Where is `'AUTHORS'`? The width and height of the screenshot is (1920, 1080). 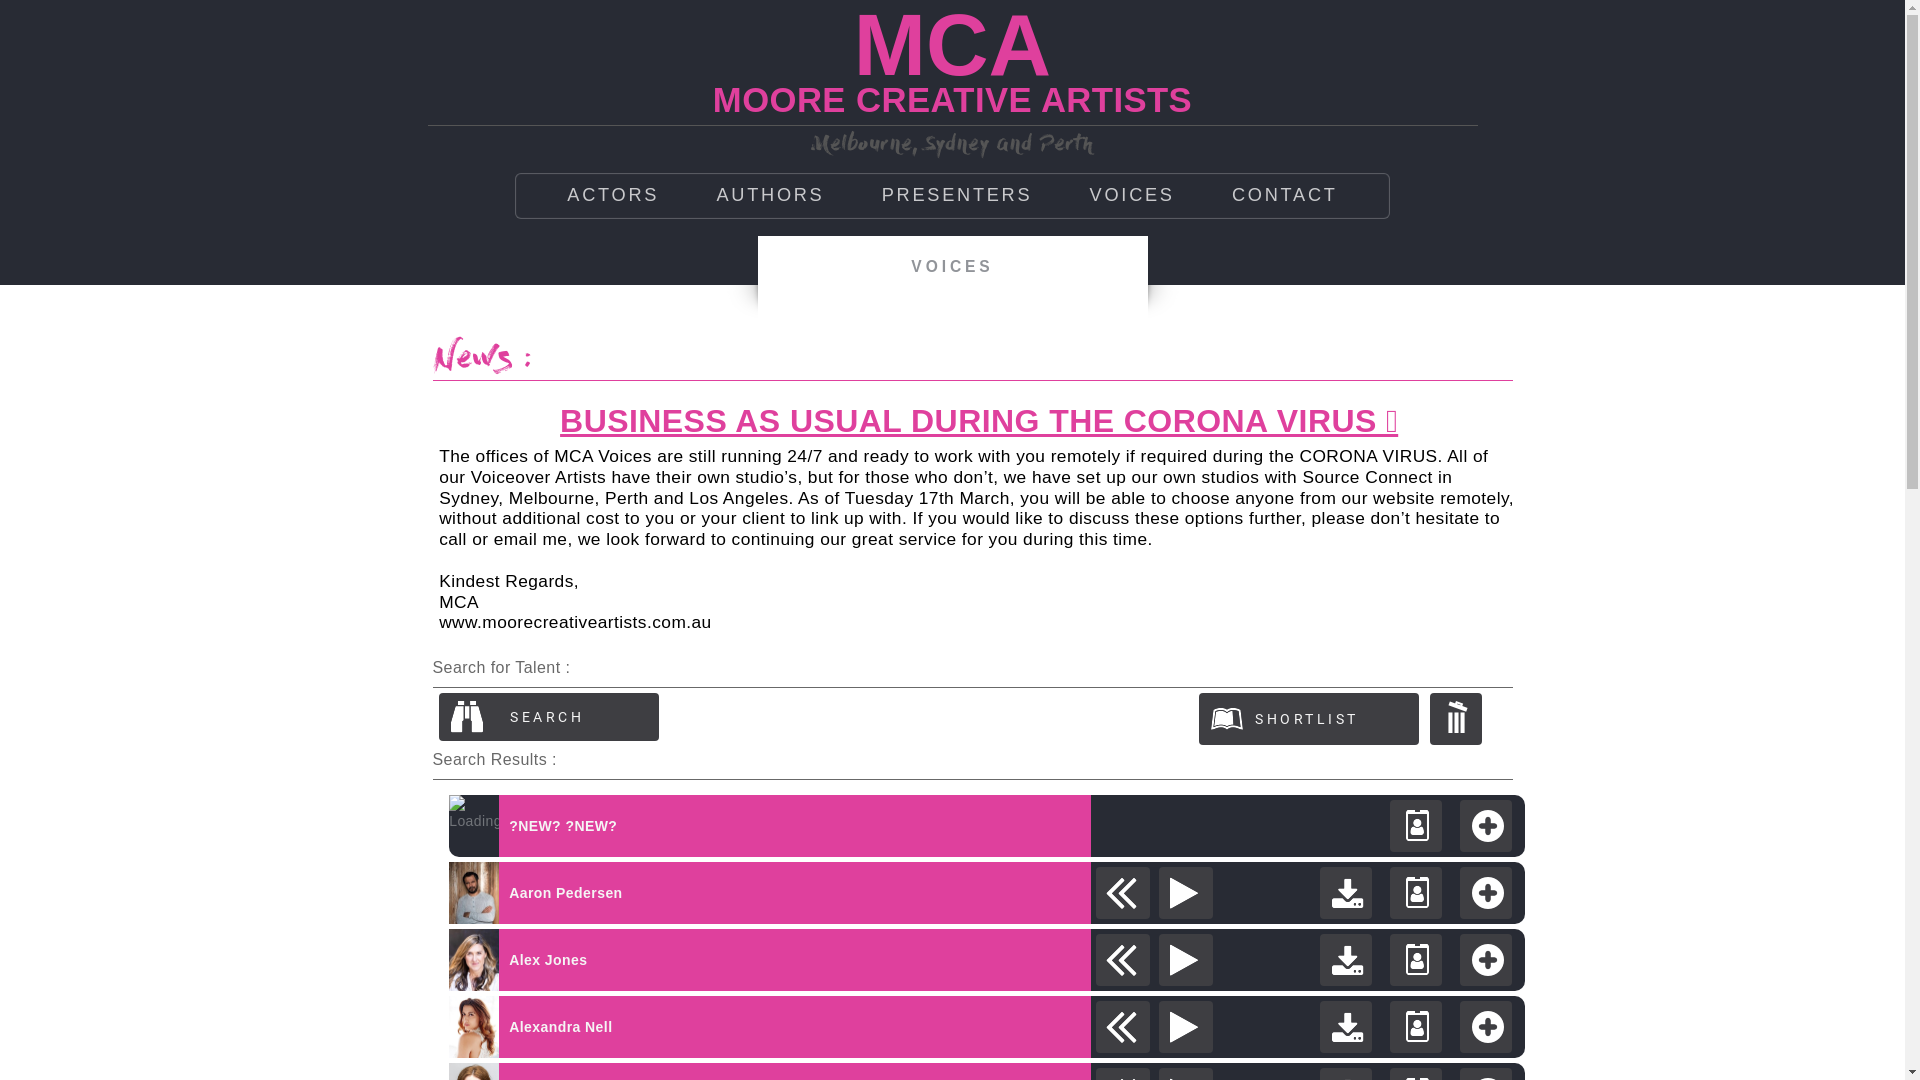 'AUTHORS' is located at coordinates (768, 196).